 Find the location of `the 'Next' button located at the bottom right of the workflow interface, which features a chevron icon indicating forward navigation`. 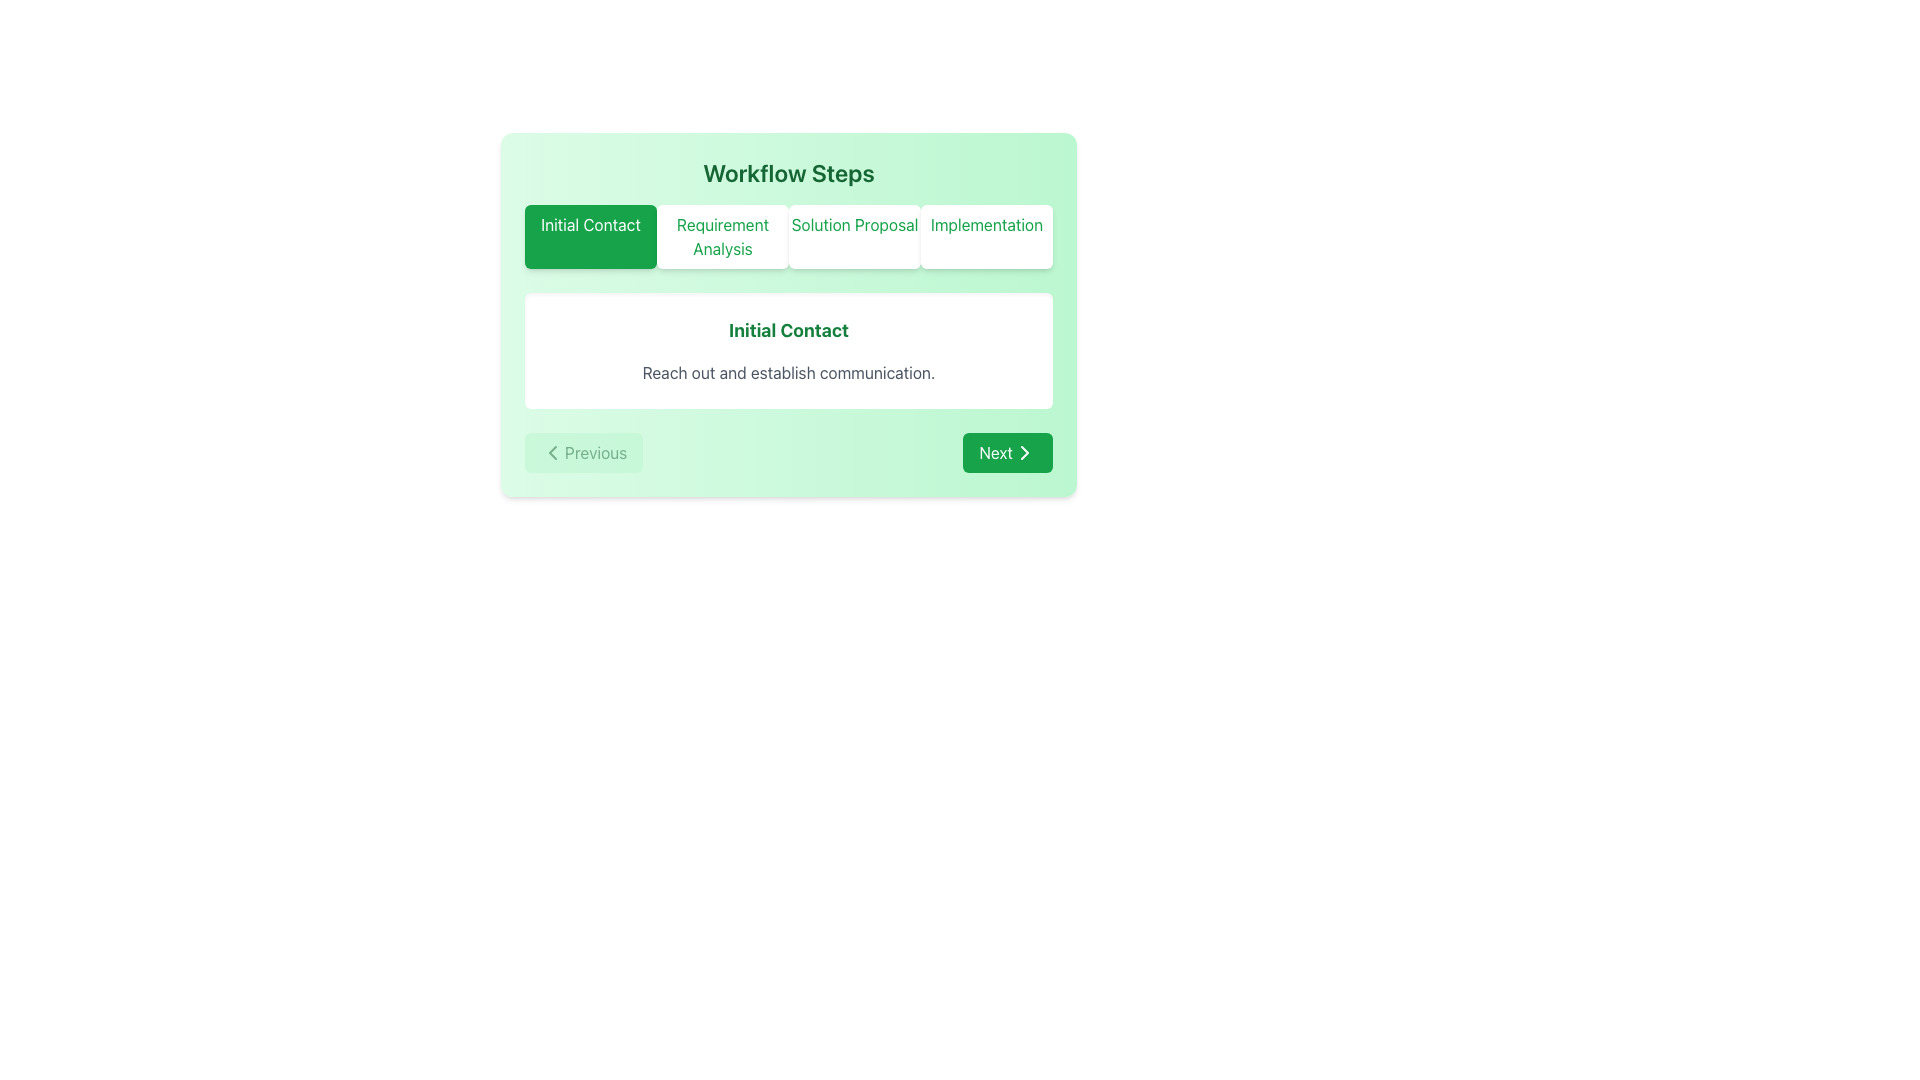

the 'Next' button located at the bottom right of the workflow interface, which features a chevron icon indicating forward navigation is located at coordinates (1025, 452).